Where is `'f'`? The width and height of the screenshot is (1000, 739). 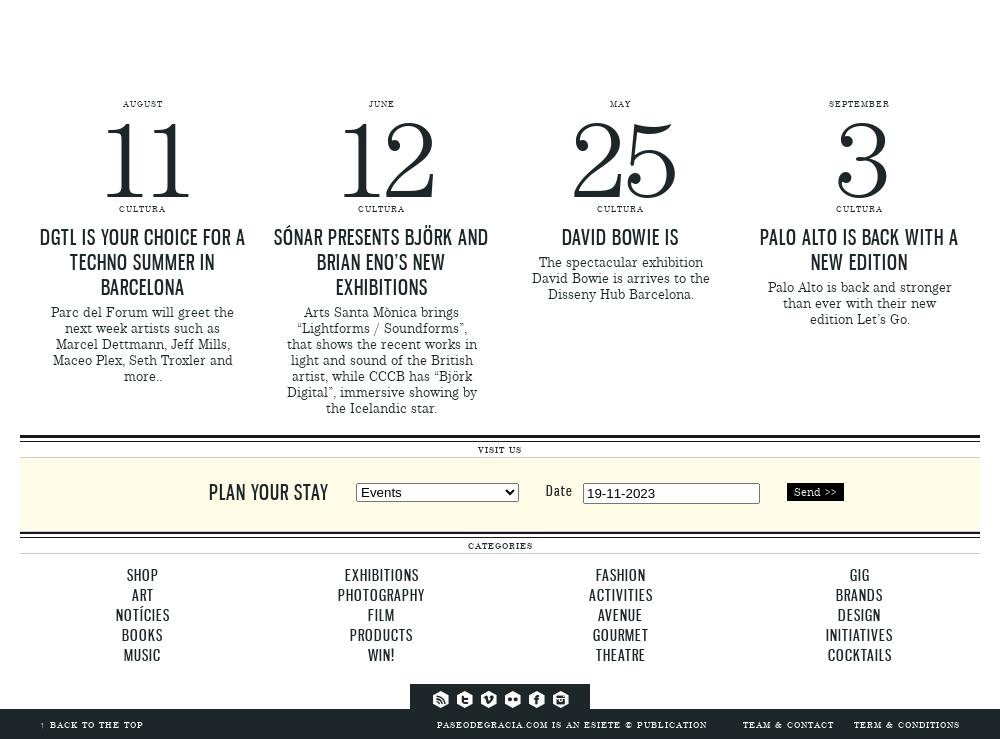
'f' is located at coordinates (511, 696).